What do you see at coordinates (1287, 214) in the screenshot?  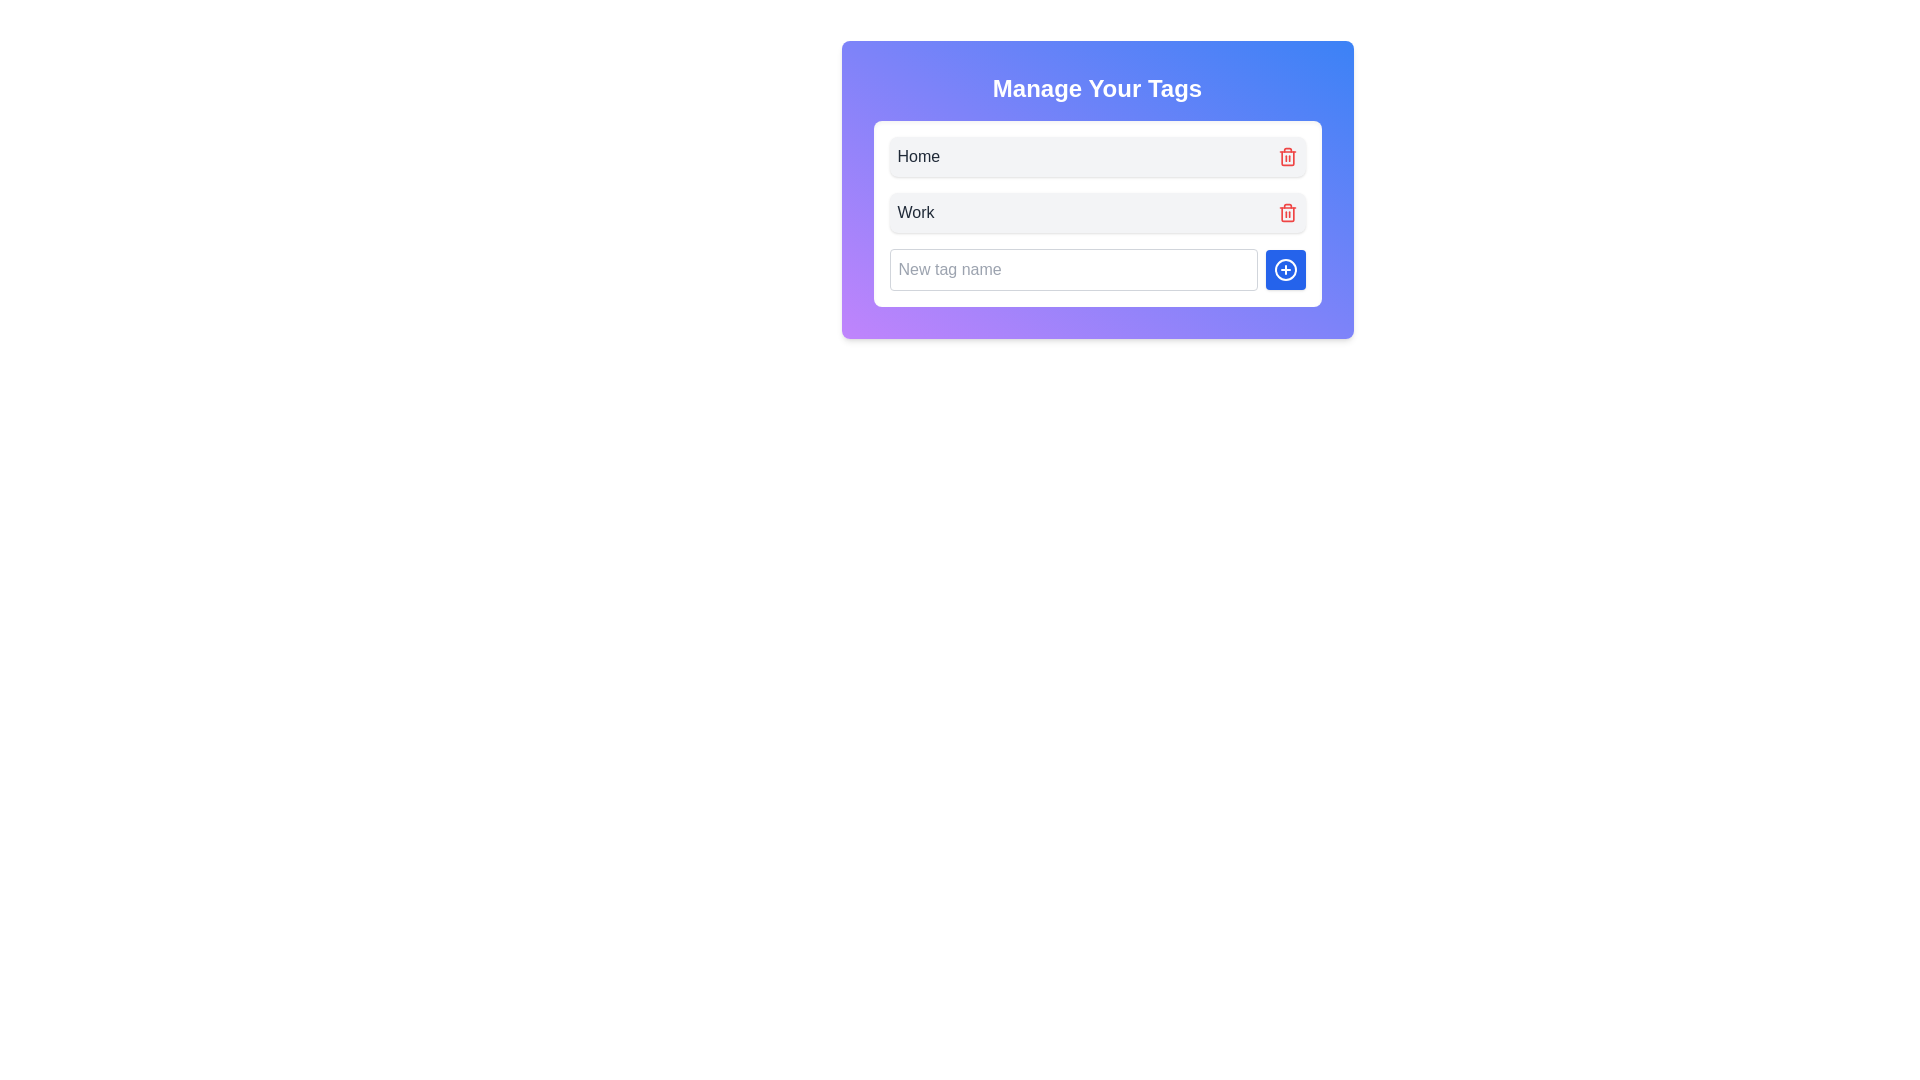 I see `the trash can icon within the red delete button for the 'Work' tag, located on the right side of the second row in the list` at bounding box center [1287, 214].